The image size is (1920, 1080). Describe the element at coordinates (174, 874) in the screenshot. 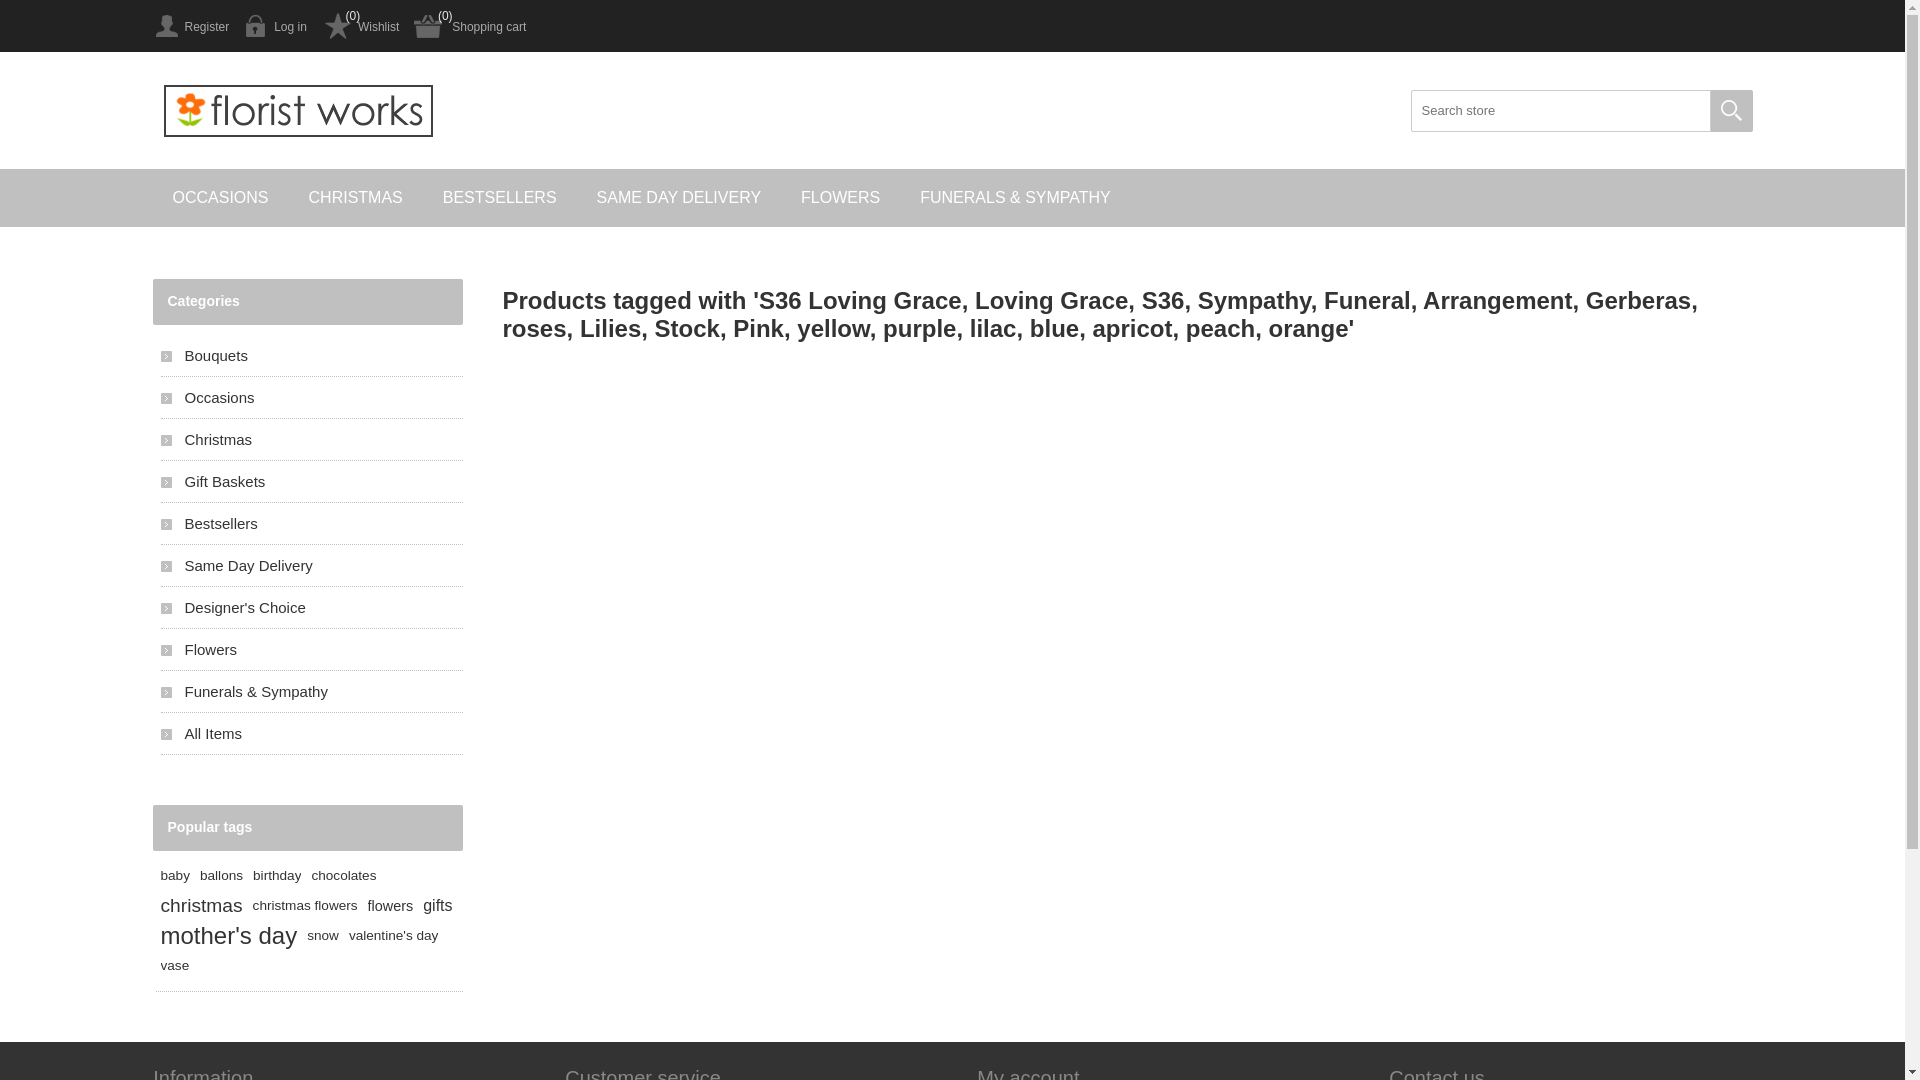

I see `'baby'` at that location.